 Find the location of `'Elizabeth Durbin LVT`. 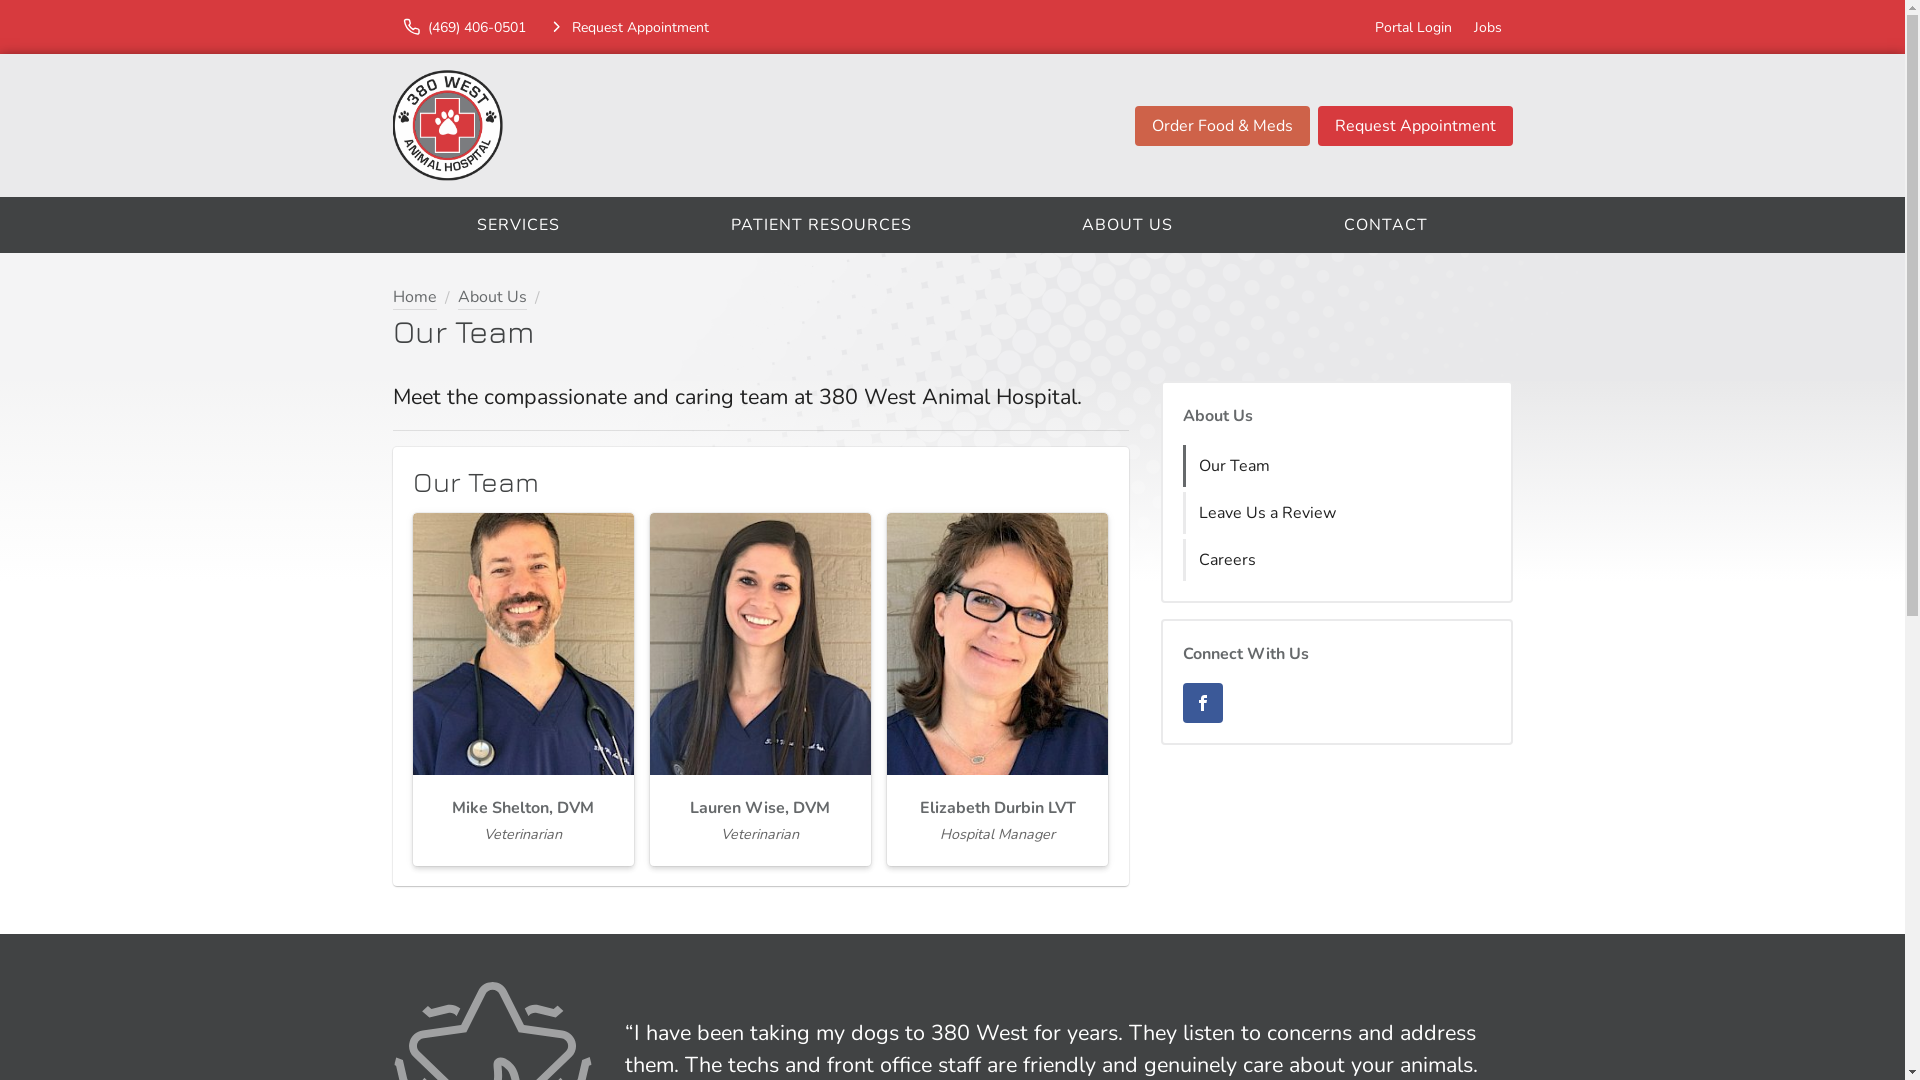

'Elizabeth Durbin LVT is located at coordinates (997, 688).